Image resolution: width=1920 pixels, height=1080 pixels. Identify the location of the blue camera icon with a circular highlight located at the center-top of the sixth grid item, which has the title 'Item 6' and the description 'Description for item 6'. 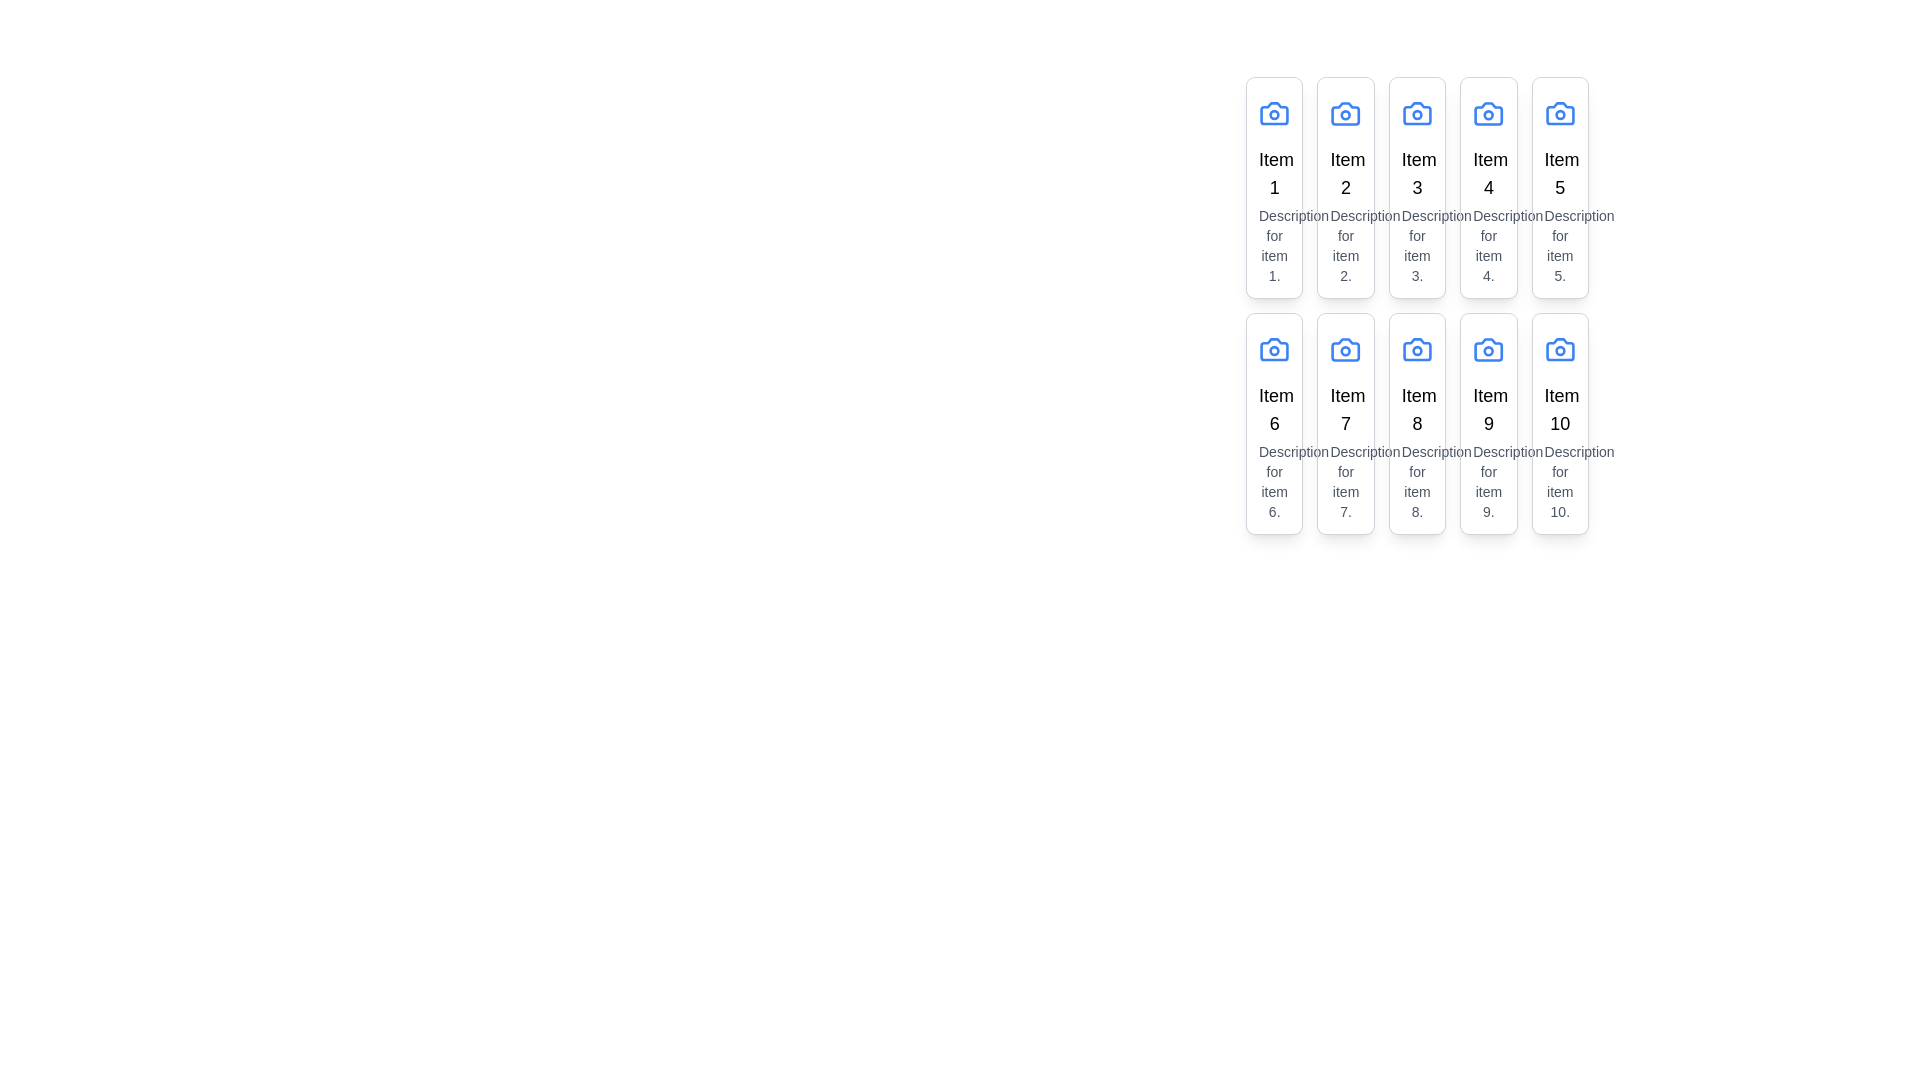
(1273, 349).